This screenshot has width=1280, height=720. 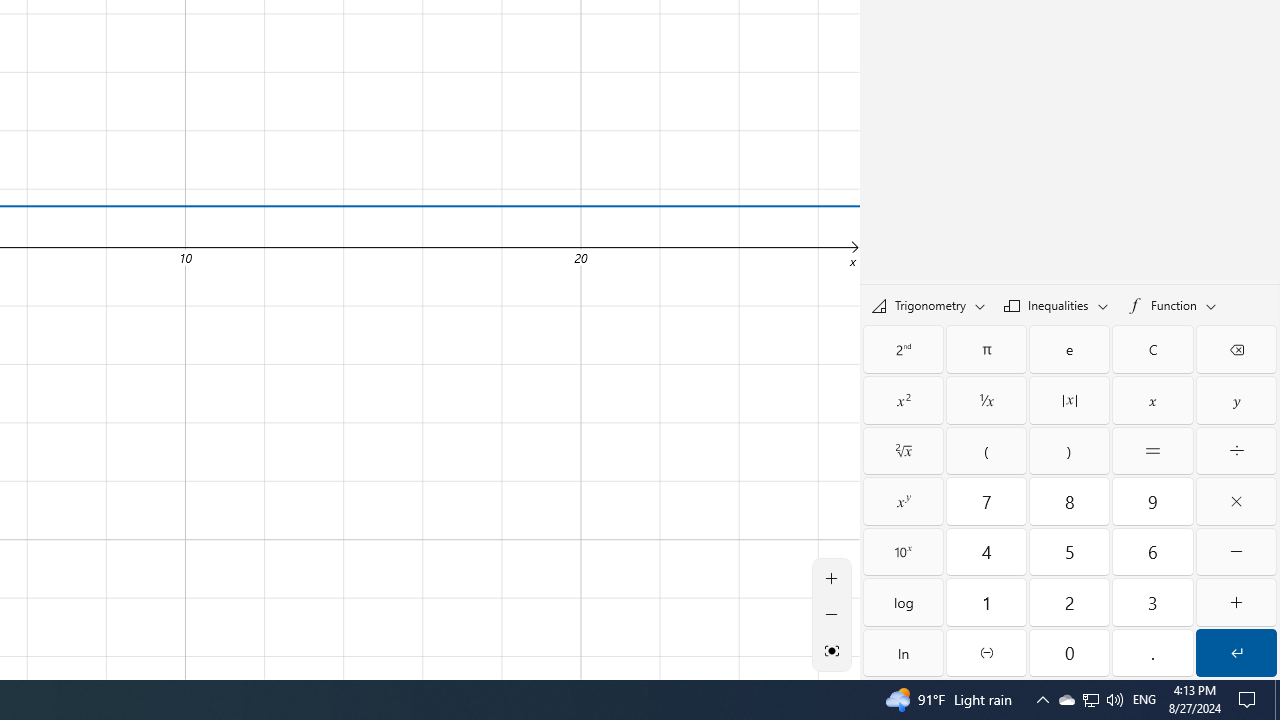 What do you see at coordinates (1153, 451) in the screenshot?
I see `'Equals'` at bounding box center [1153, 451].